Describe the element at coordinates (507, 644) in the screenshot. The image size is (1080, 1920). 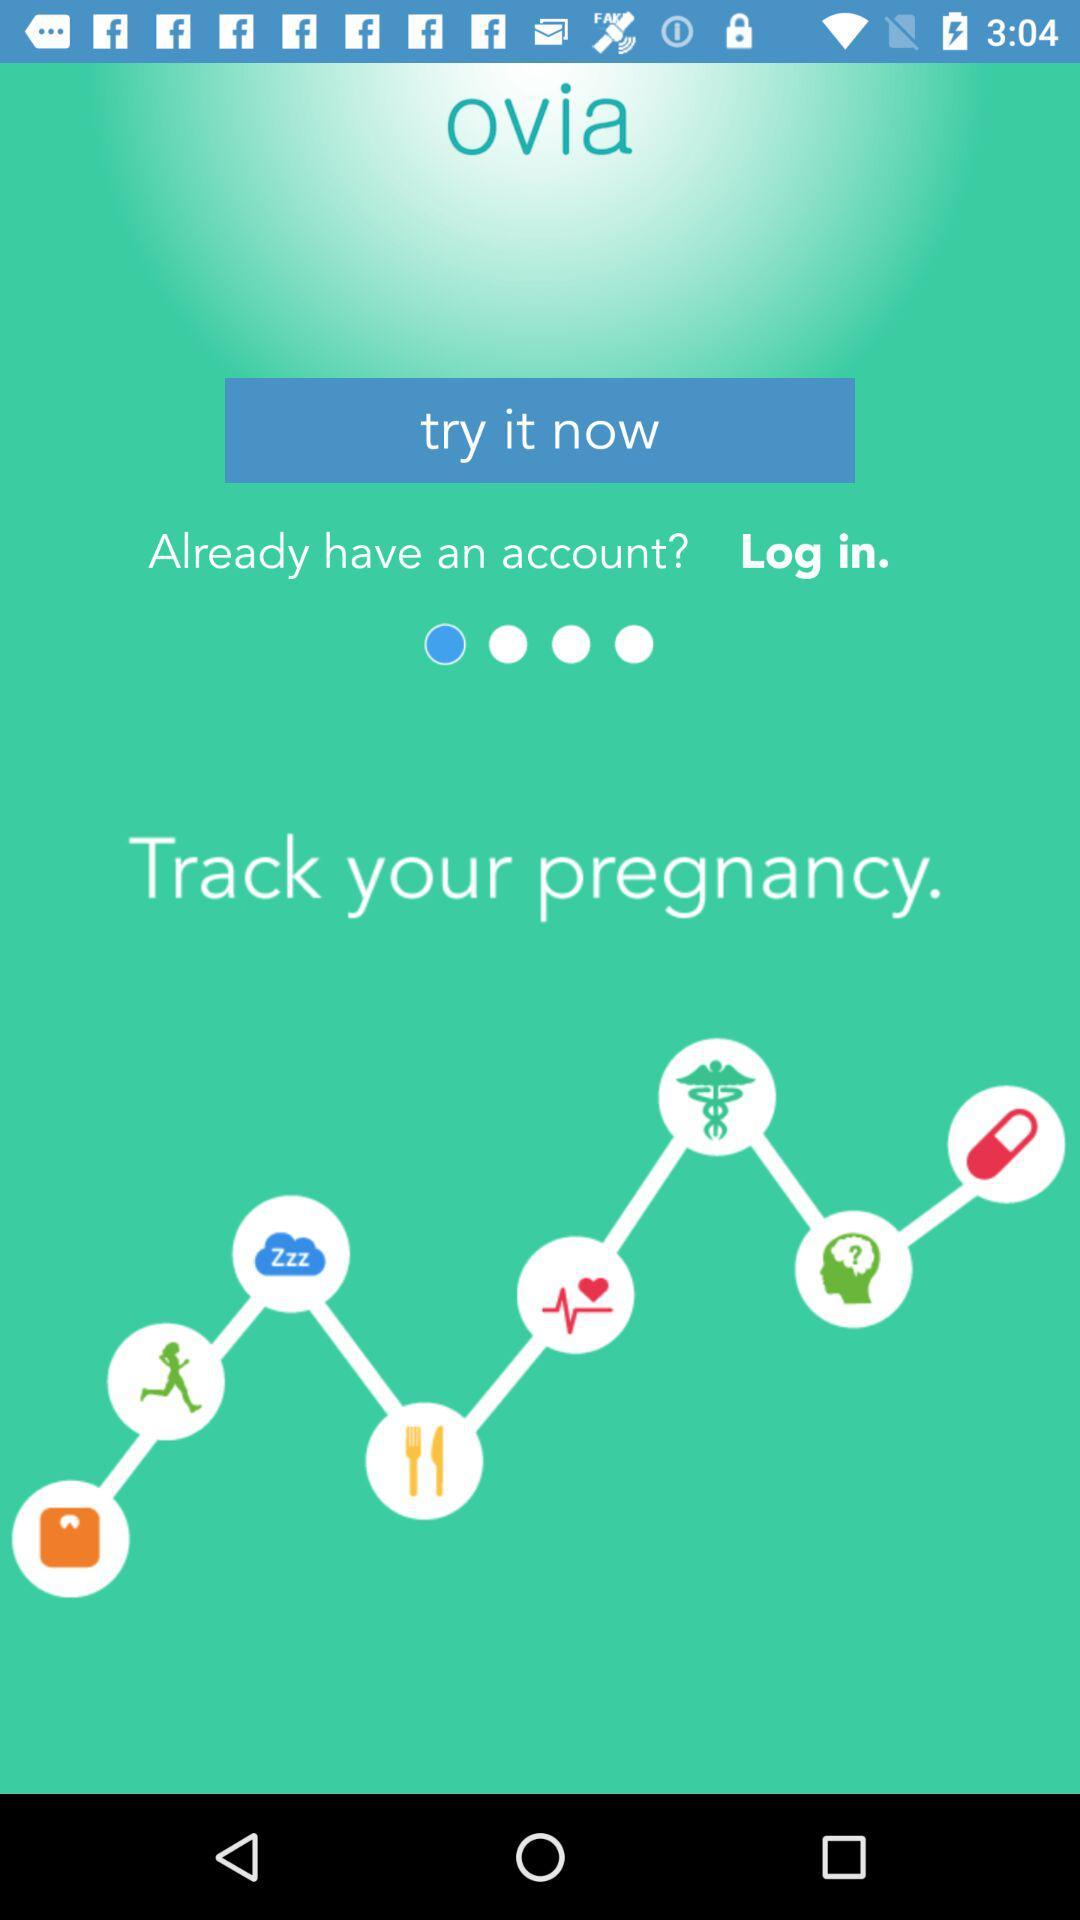
I see `tap to view next screen` at that location.